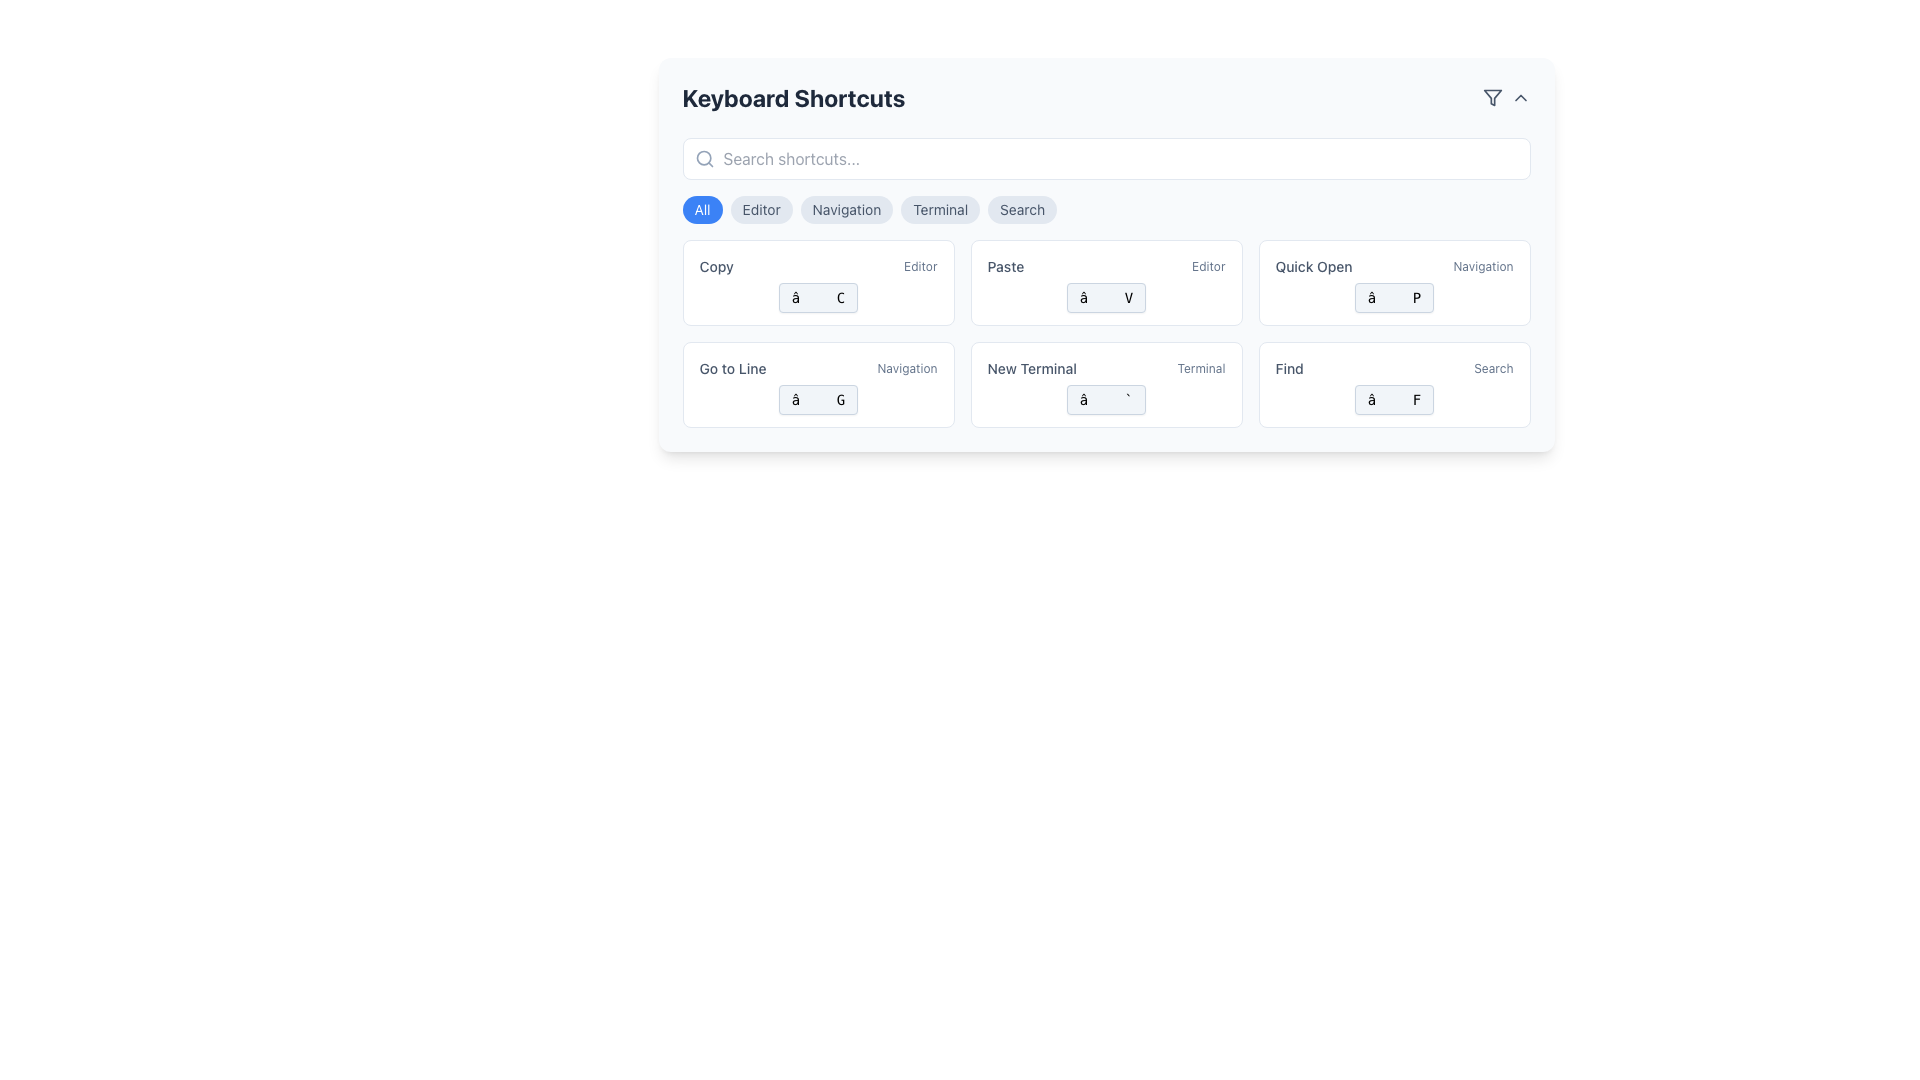 The width and height of the screenshot is (1920, 1080). Describe the element at coordinates (1105, 297) in the screenshot. I see `the rounded rectangular button labeled with a symbol and 'V' under the 'Paste' shortcut in the 'Keyboard Shortcuts' grid` at that location.